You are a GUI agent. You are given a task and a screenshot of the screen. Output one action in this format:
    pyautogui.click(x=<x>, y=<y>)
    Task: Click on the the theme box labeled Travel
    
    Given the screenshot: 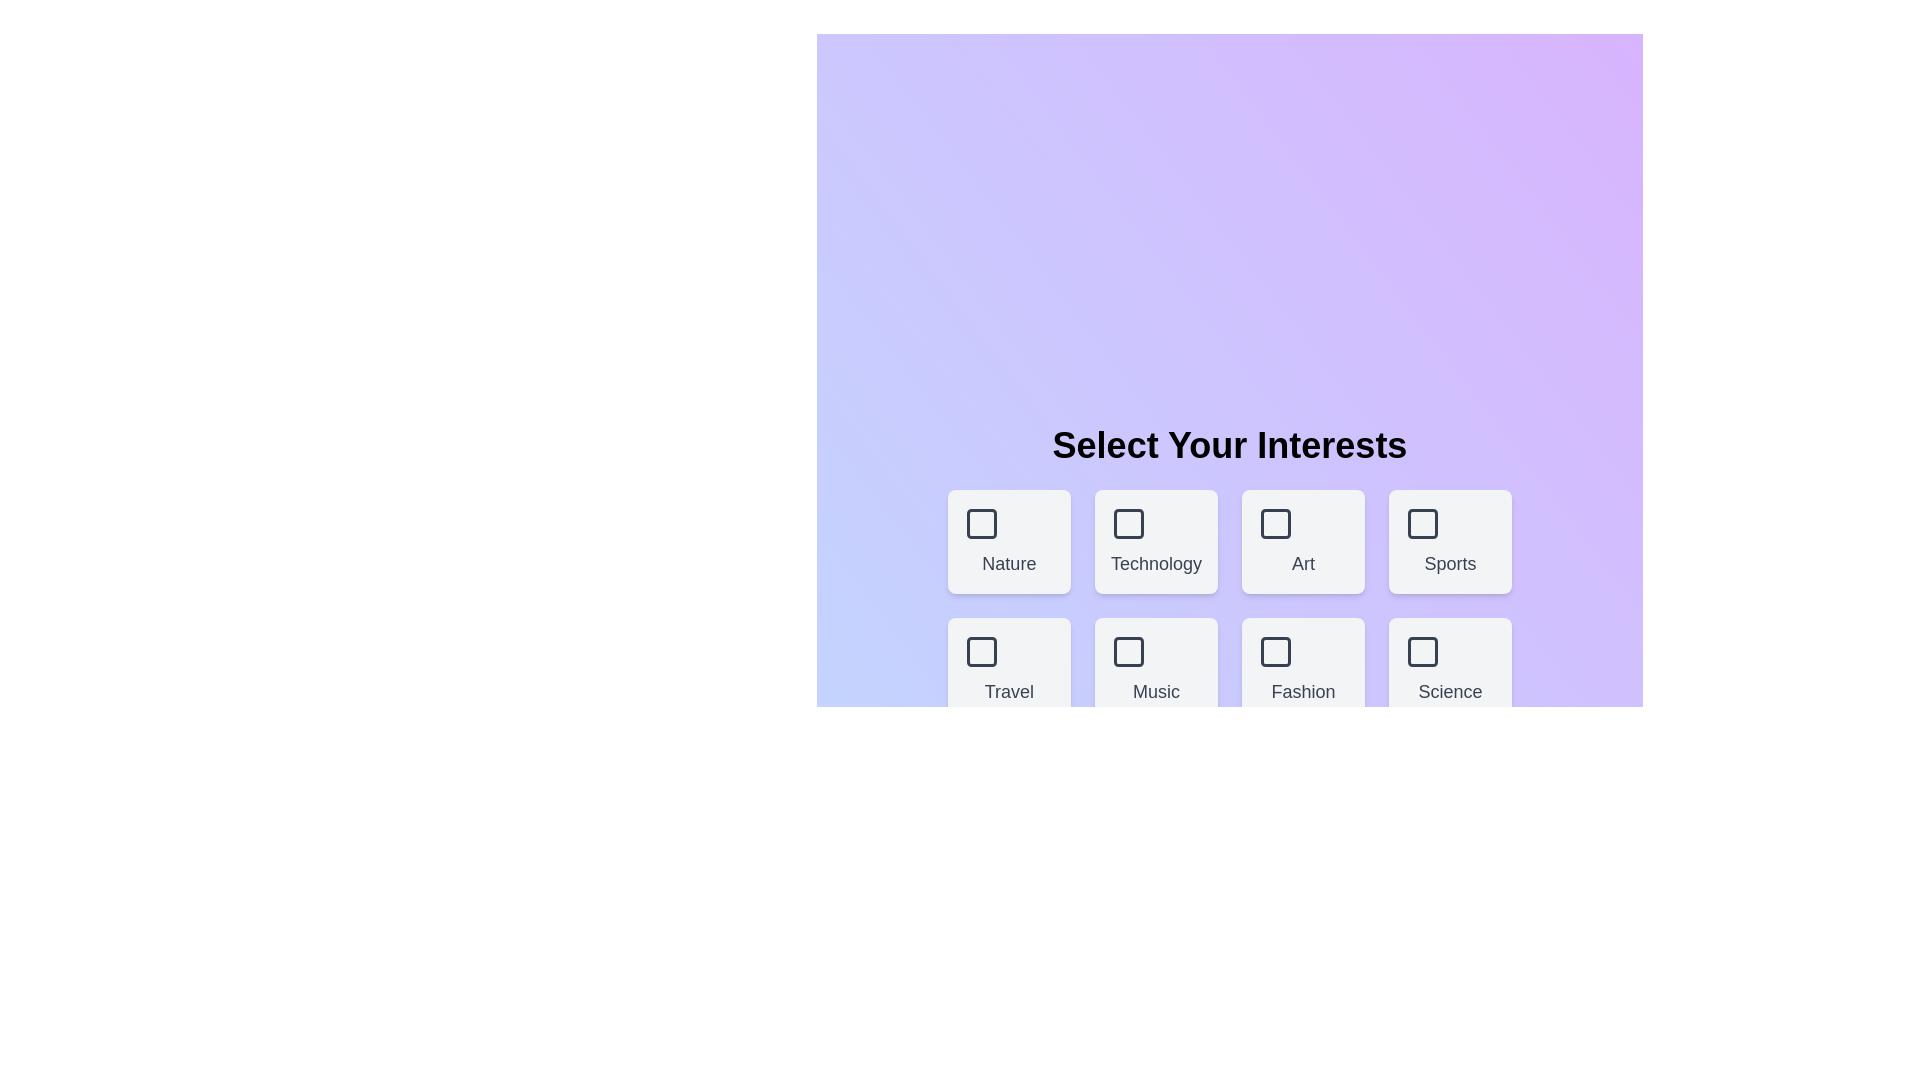 What is the action you would take?
    pyautogui.click(x=1009, y=670)
    